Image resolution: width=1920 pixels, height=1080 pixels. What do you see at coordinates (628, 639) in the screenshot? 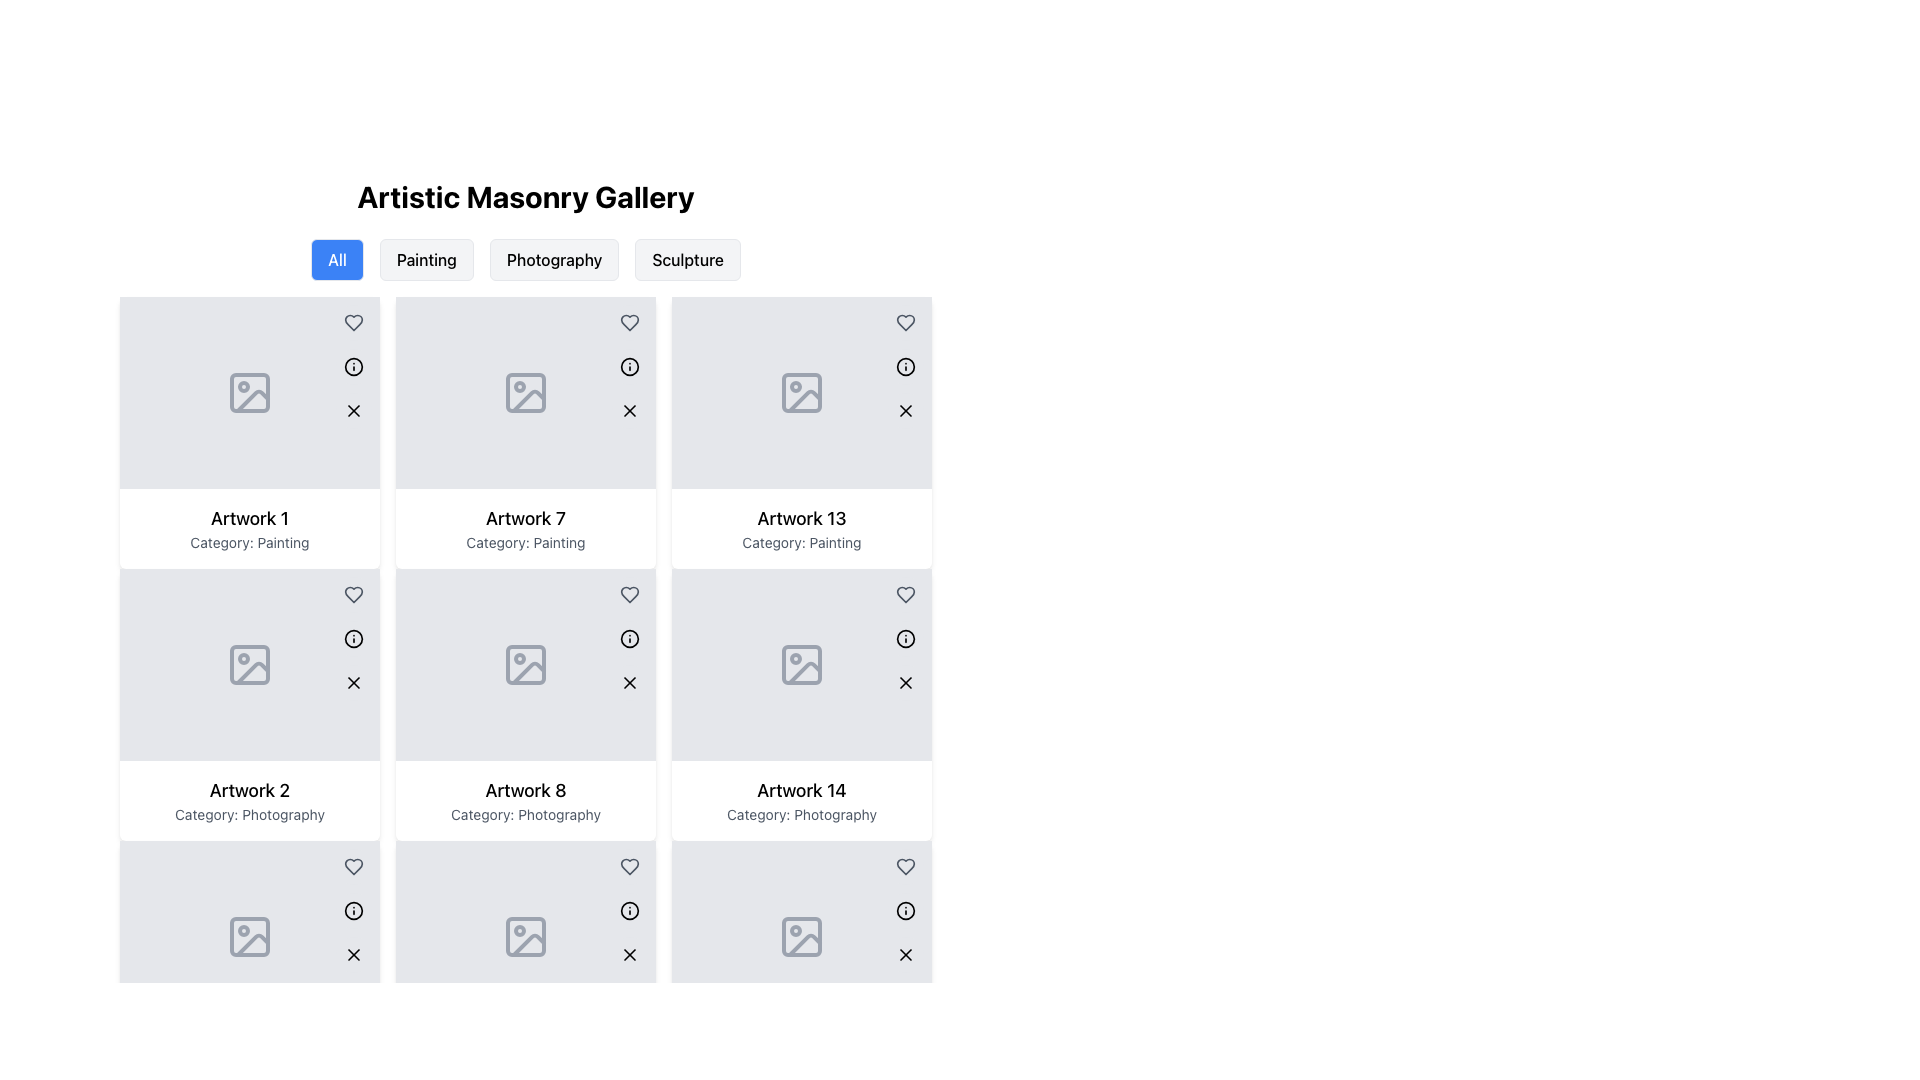
I see `the second informational icon` at bounding box center [628, 639].